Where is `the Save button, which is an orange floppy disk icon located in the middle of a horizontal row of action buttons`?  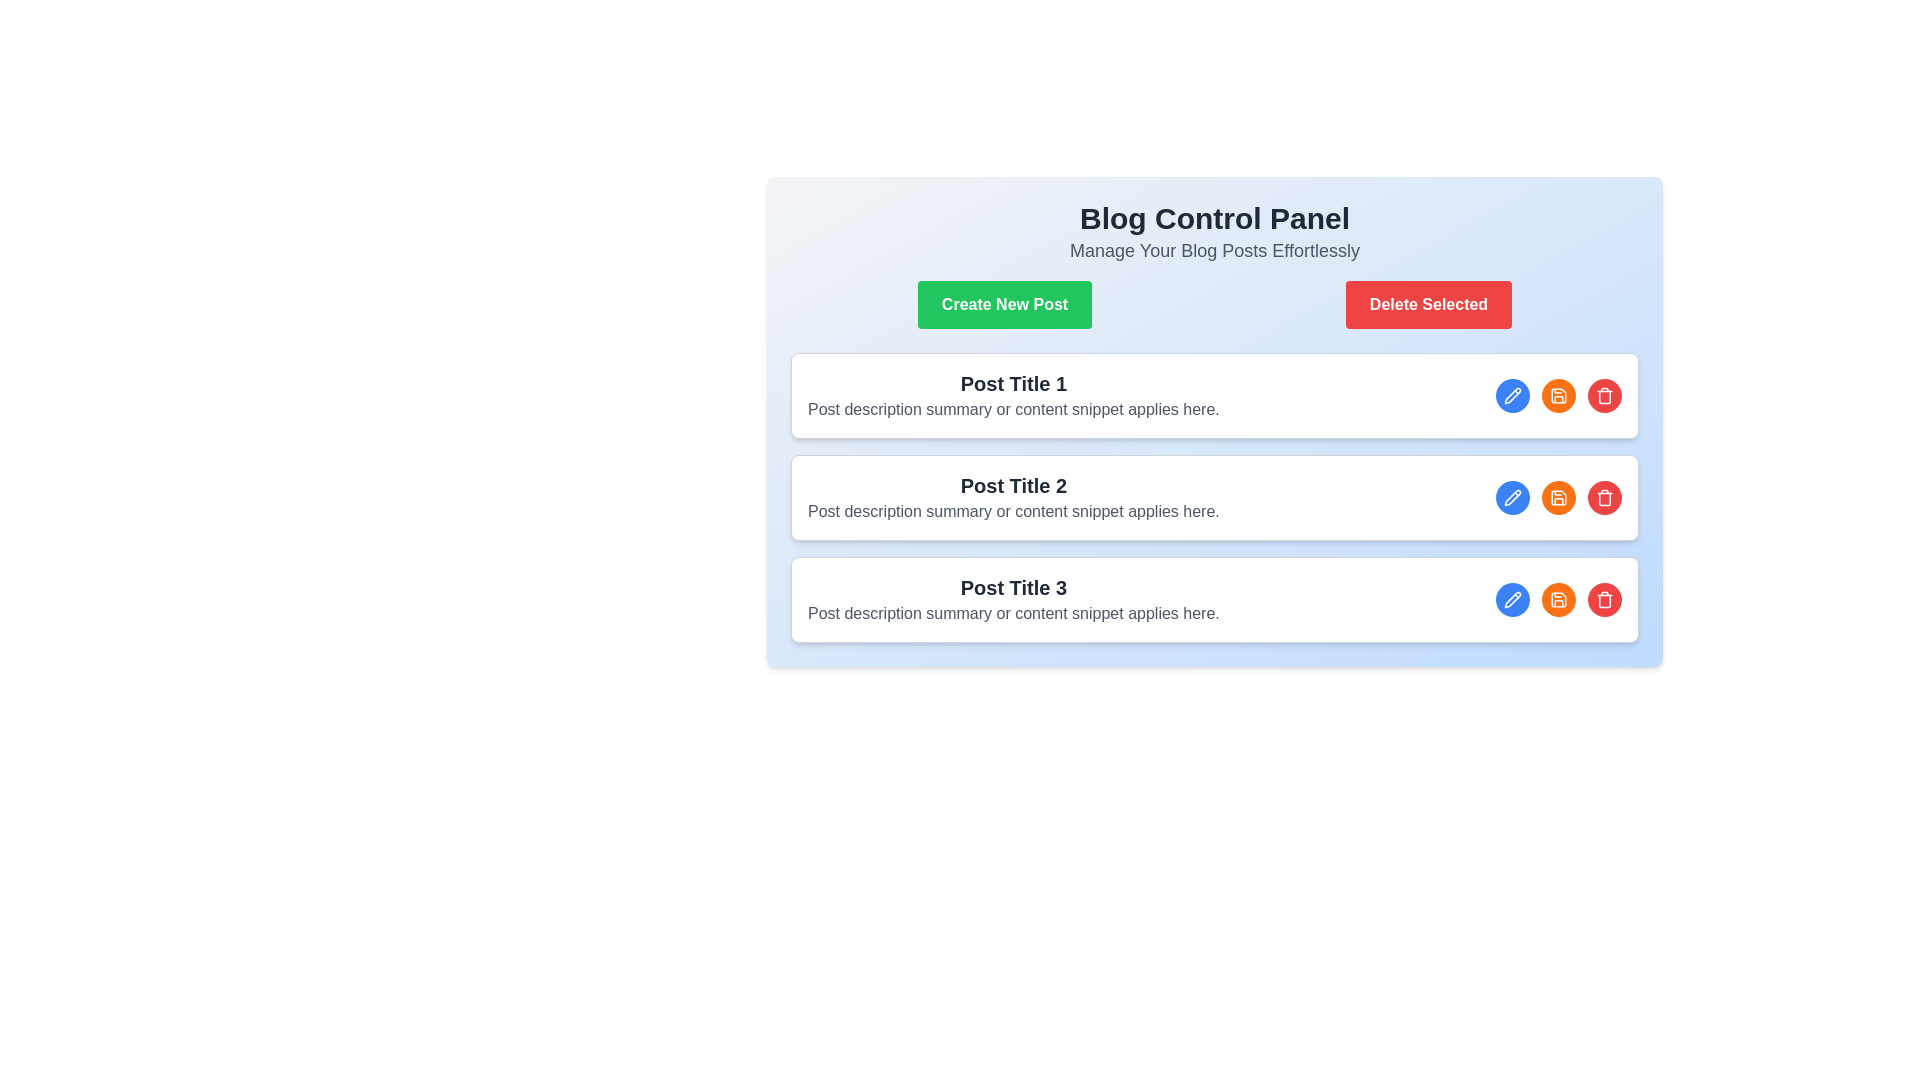
the Save button, which is an orange floppy disk icon located in the middle of a horizontal row of action buttons is located at coordinates (1558, 599).